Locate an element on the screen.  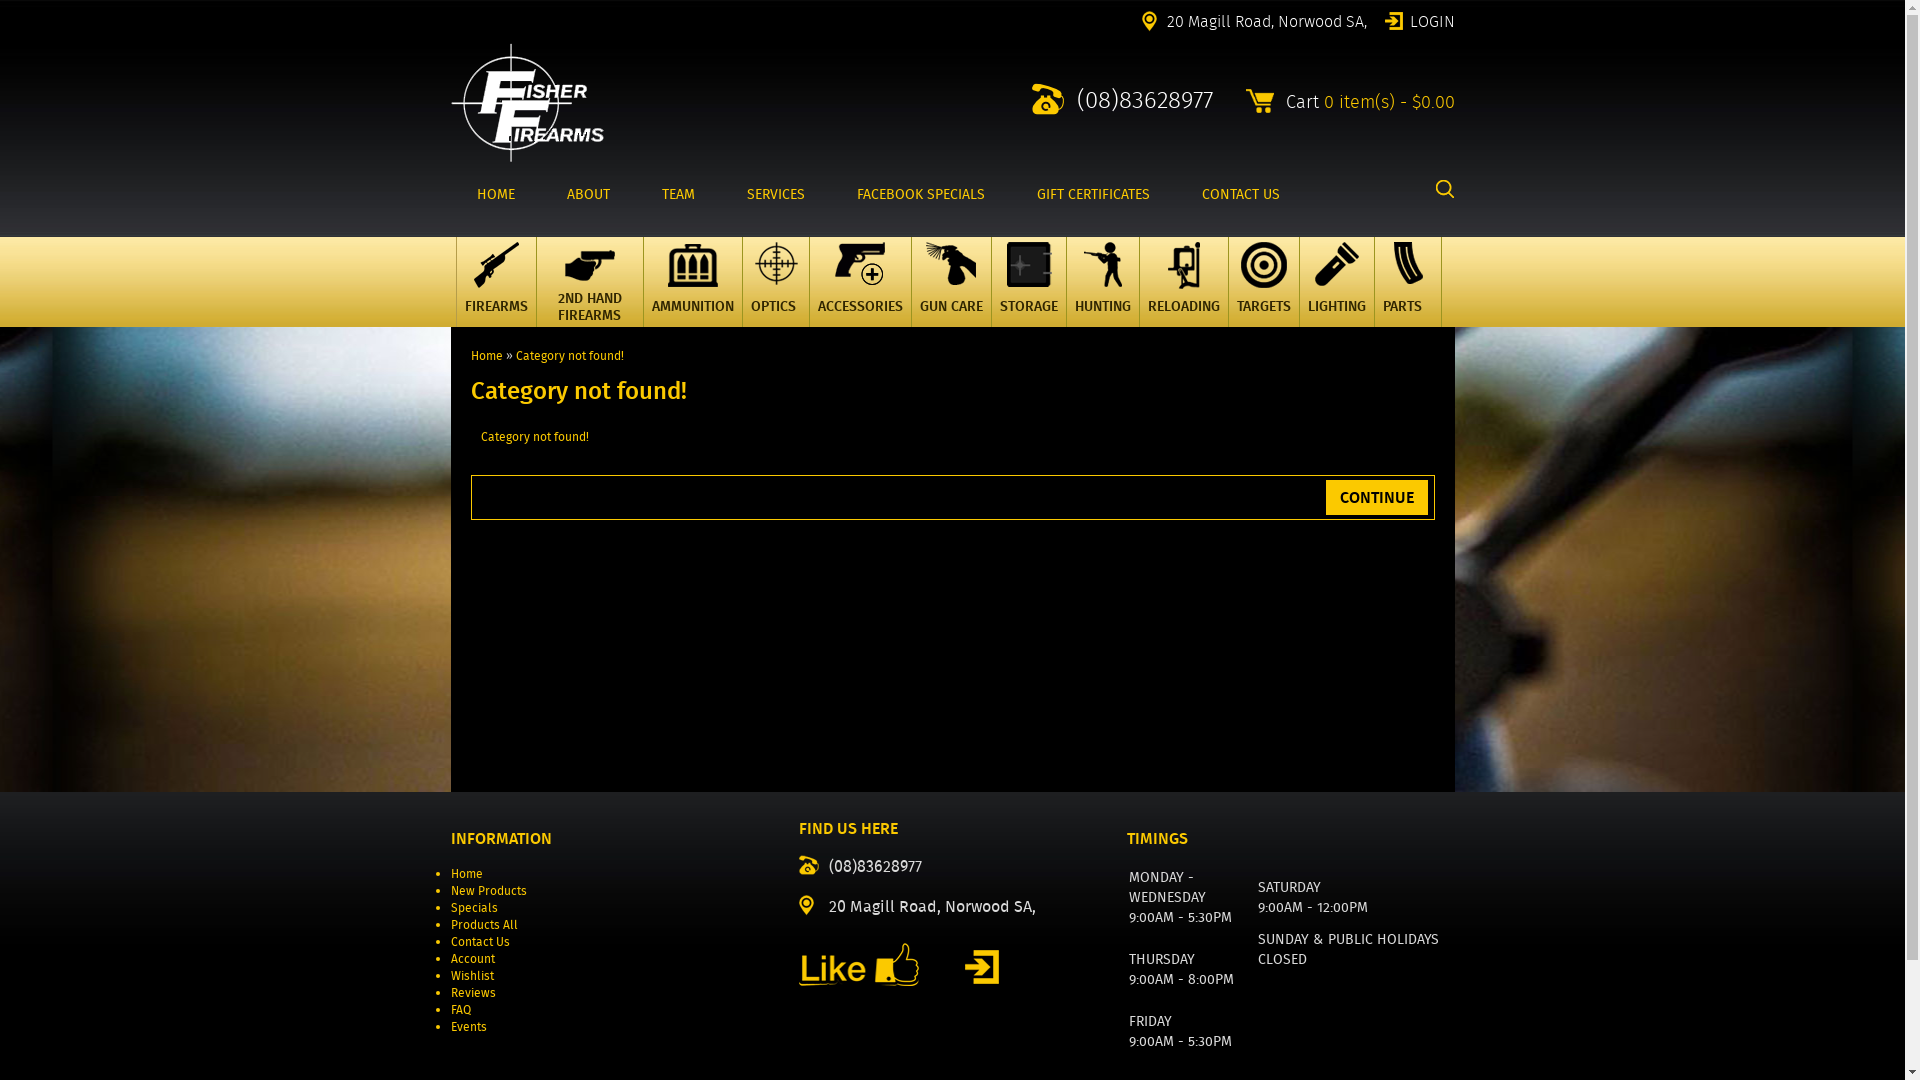
'Lighting' is located at coordinates (1337, 294).